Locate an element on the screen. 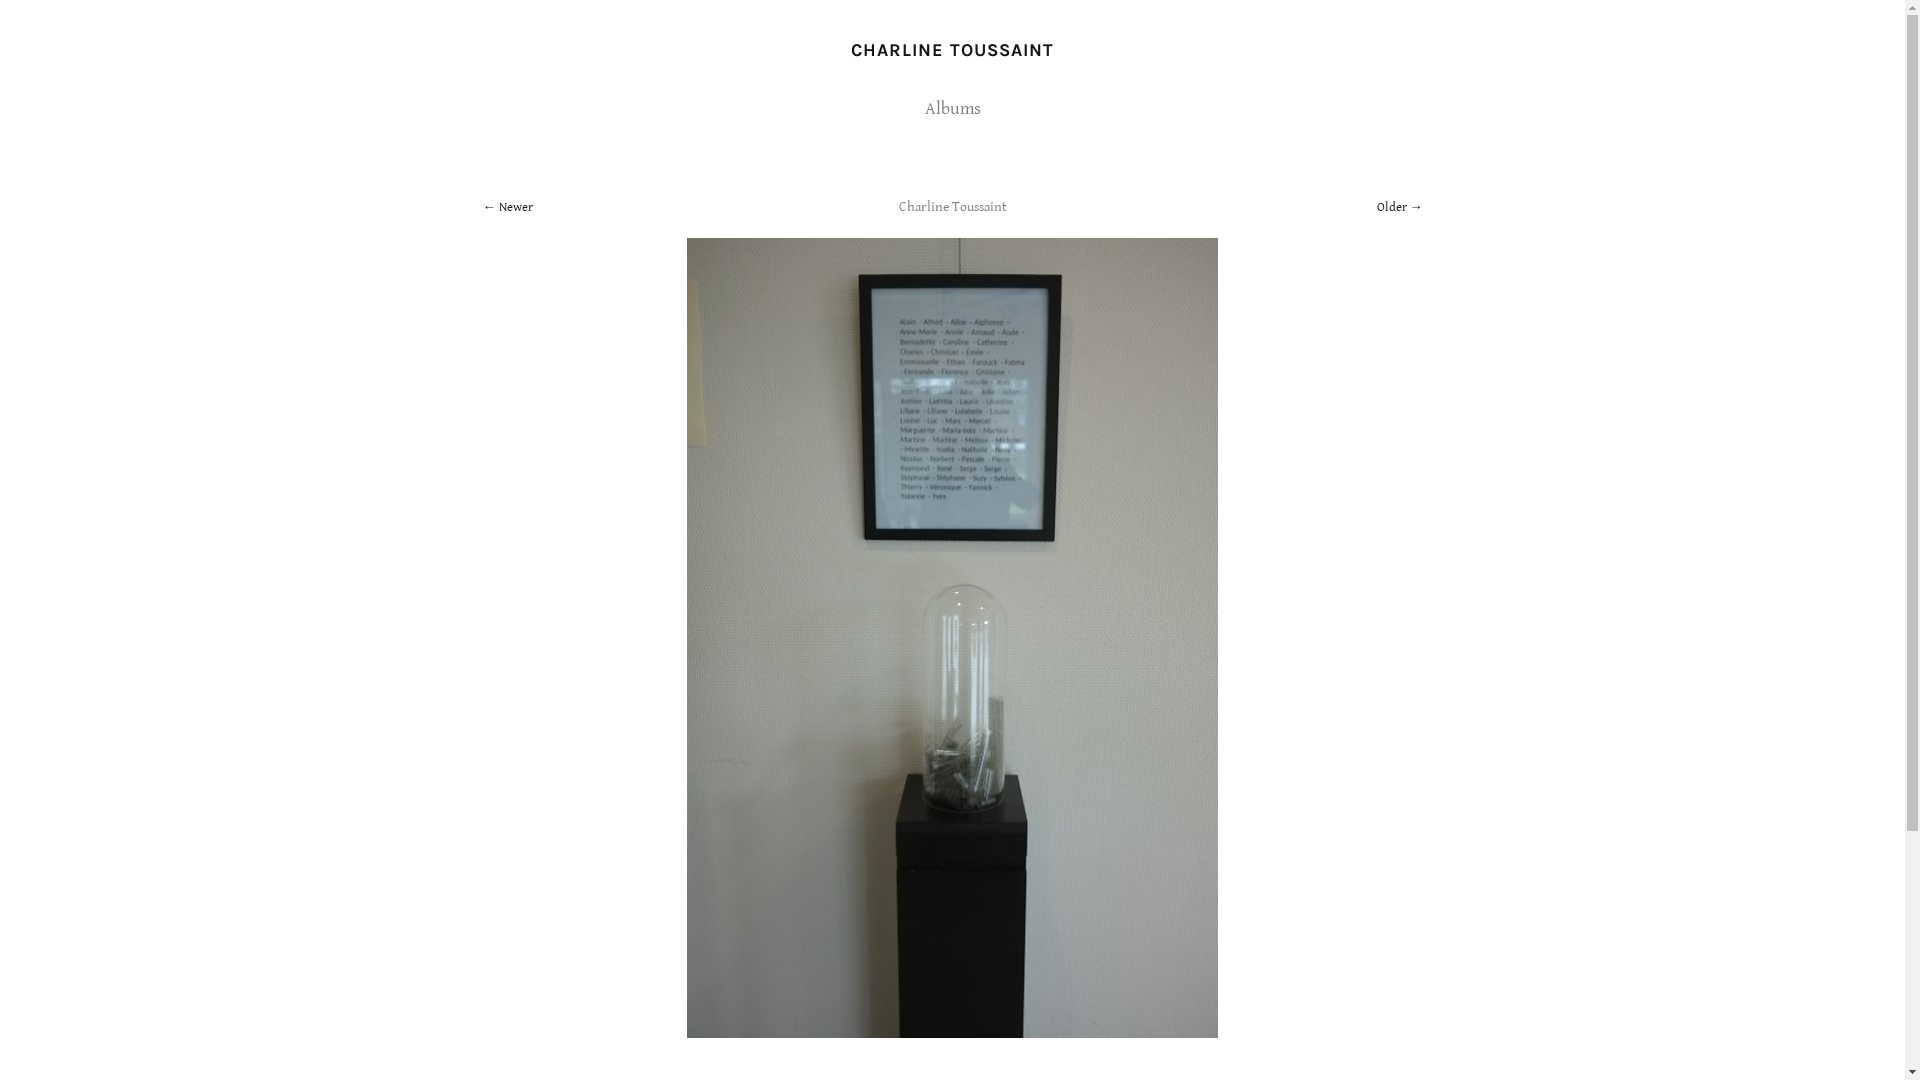 This screenshot has height=1080, width=1920. 'Newer' is located at coordinates (481, 207).